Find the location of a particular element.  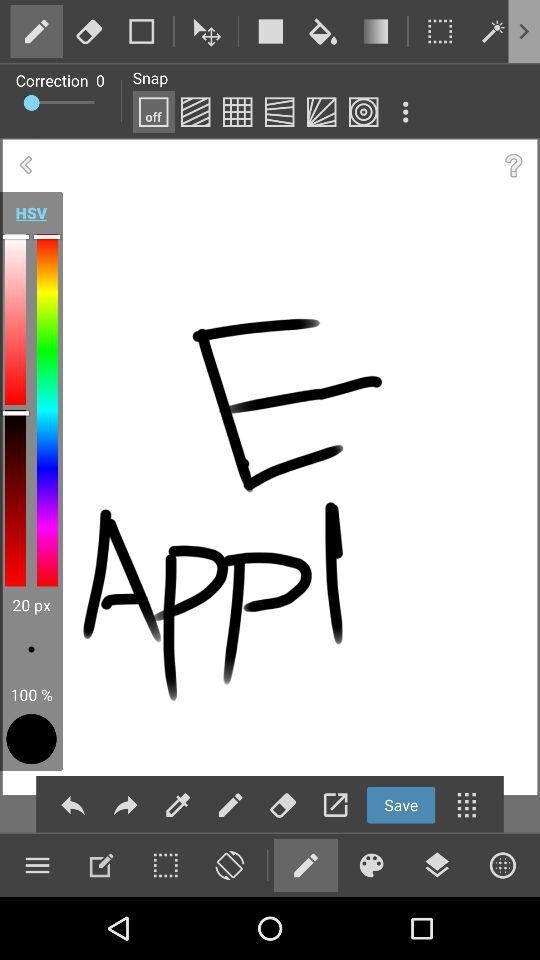

flips it sideways is located at coordinates (228, 864).